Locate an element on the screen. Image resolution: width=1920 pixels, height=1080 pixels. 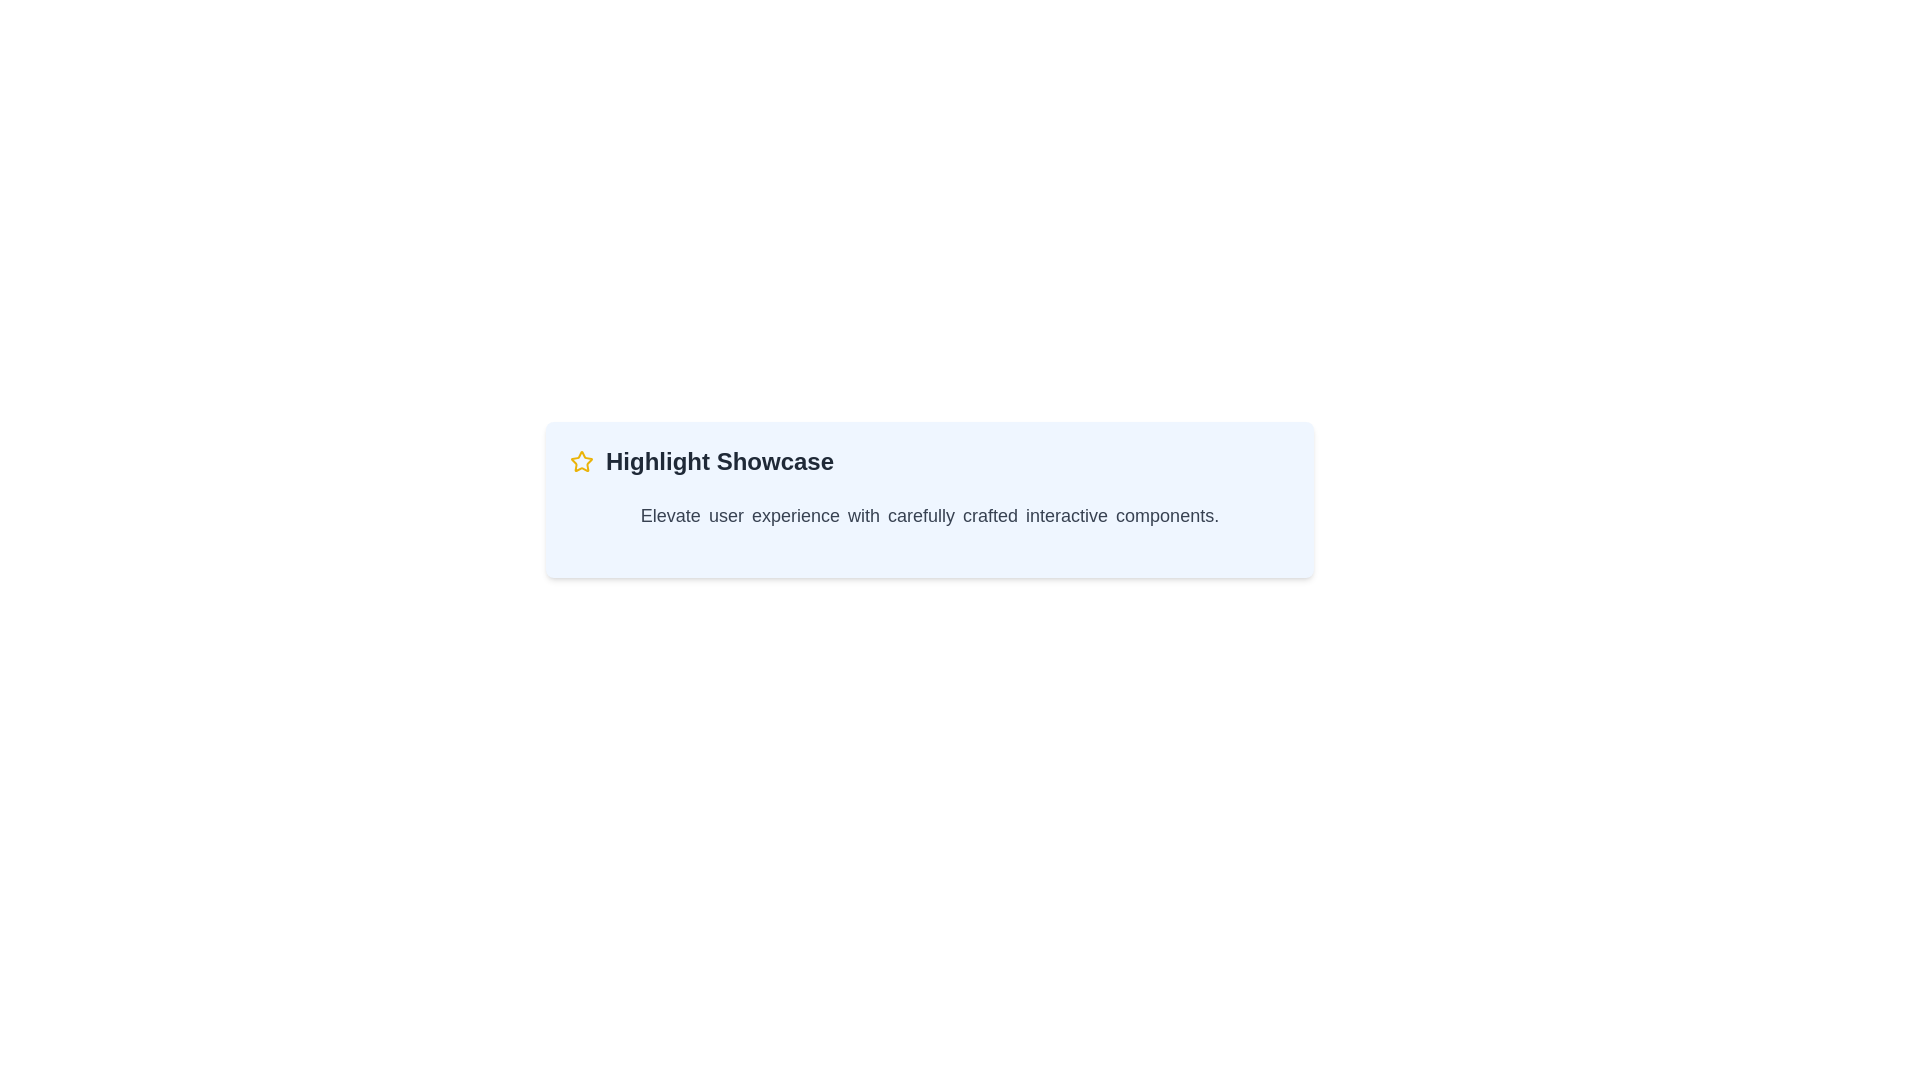
the non-interactive text element that is the fourth word in the sentence below the title 'Highlight Showcase', following 'Elevate', 'user', and 'experience' is located at coordinates (864, 515).